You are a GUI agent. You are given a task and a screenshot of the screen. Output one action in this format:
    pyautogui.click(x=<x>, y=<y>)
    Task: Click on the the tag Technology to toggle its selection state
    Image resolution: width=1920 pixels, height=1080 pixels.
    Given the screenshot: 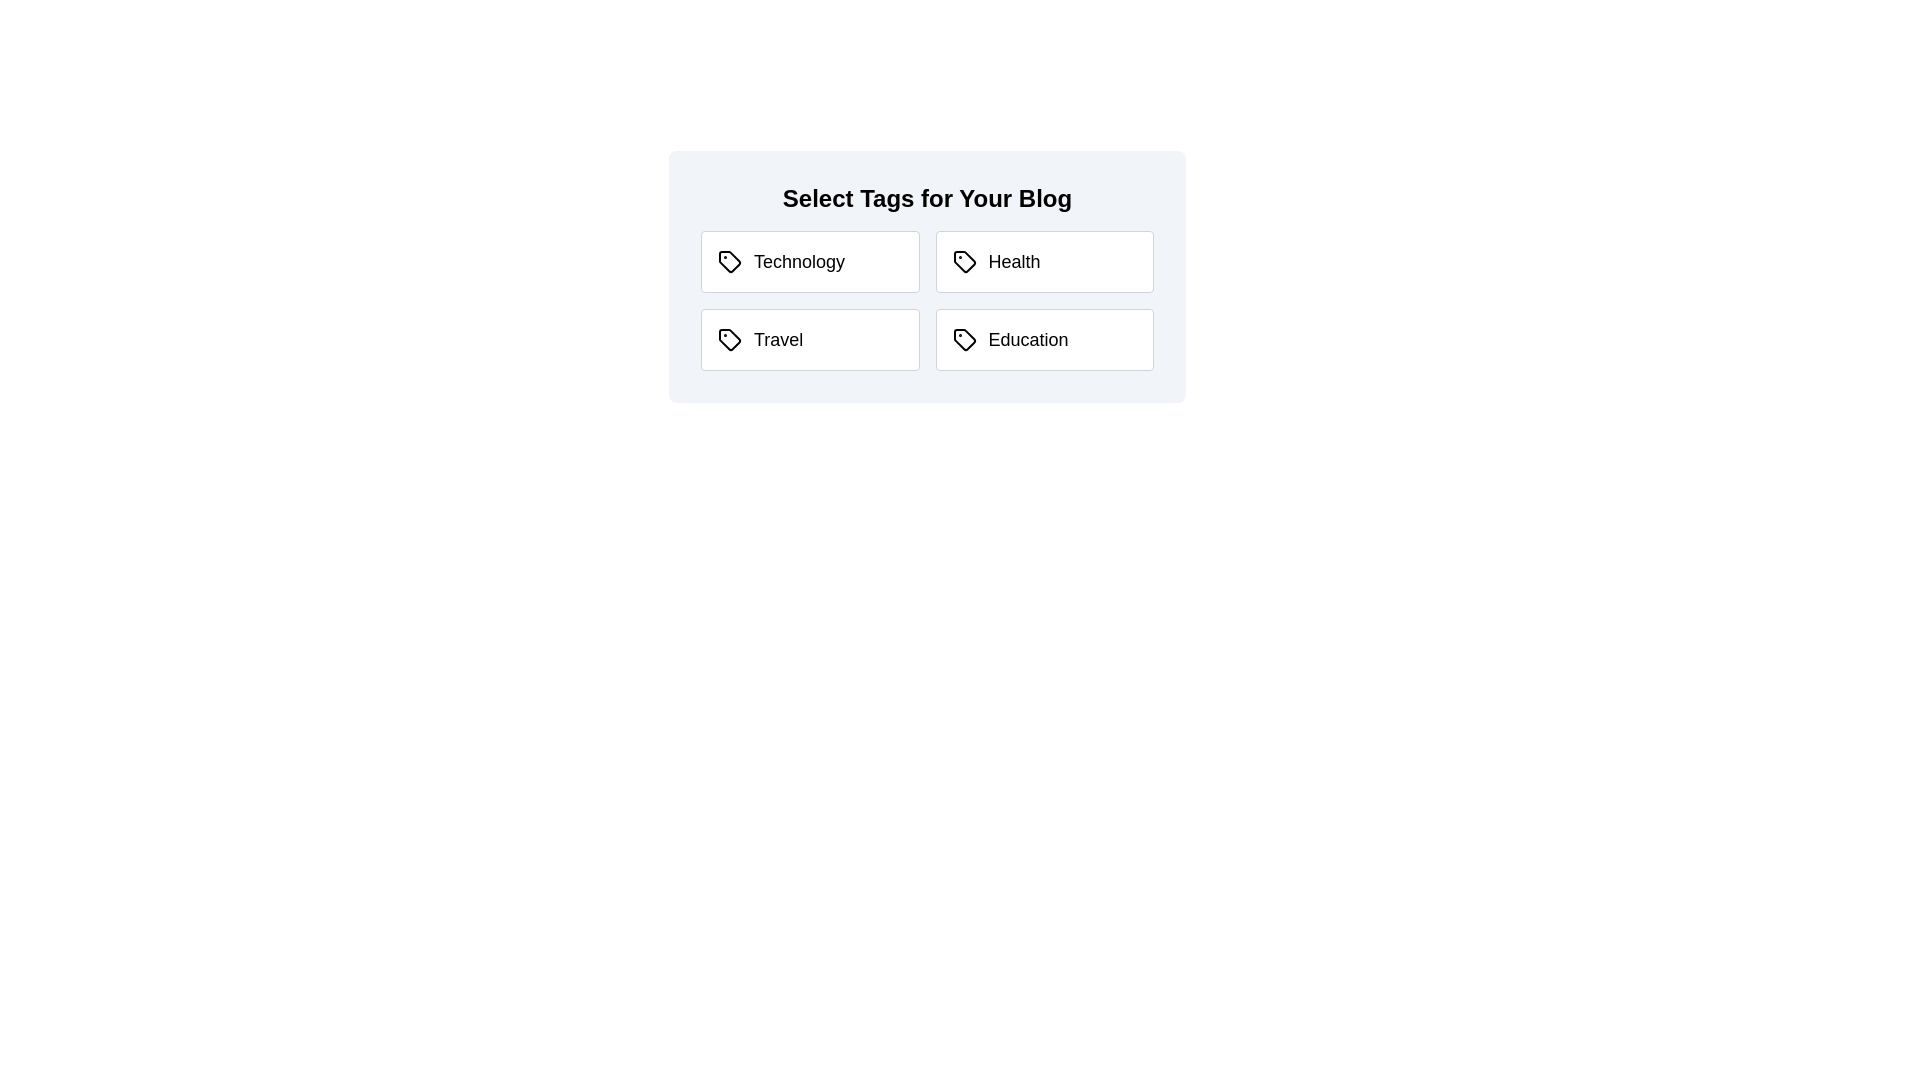 What is the action you would take?
    pyautogui.click(x=810, y=261)
    